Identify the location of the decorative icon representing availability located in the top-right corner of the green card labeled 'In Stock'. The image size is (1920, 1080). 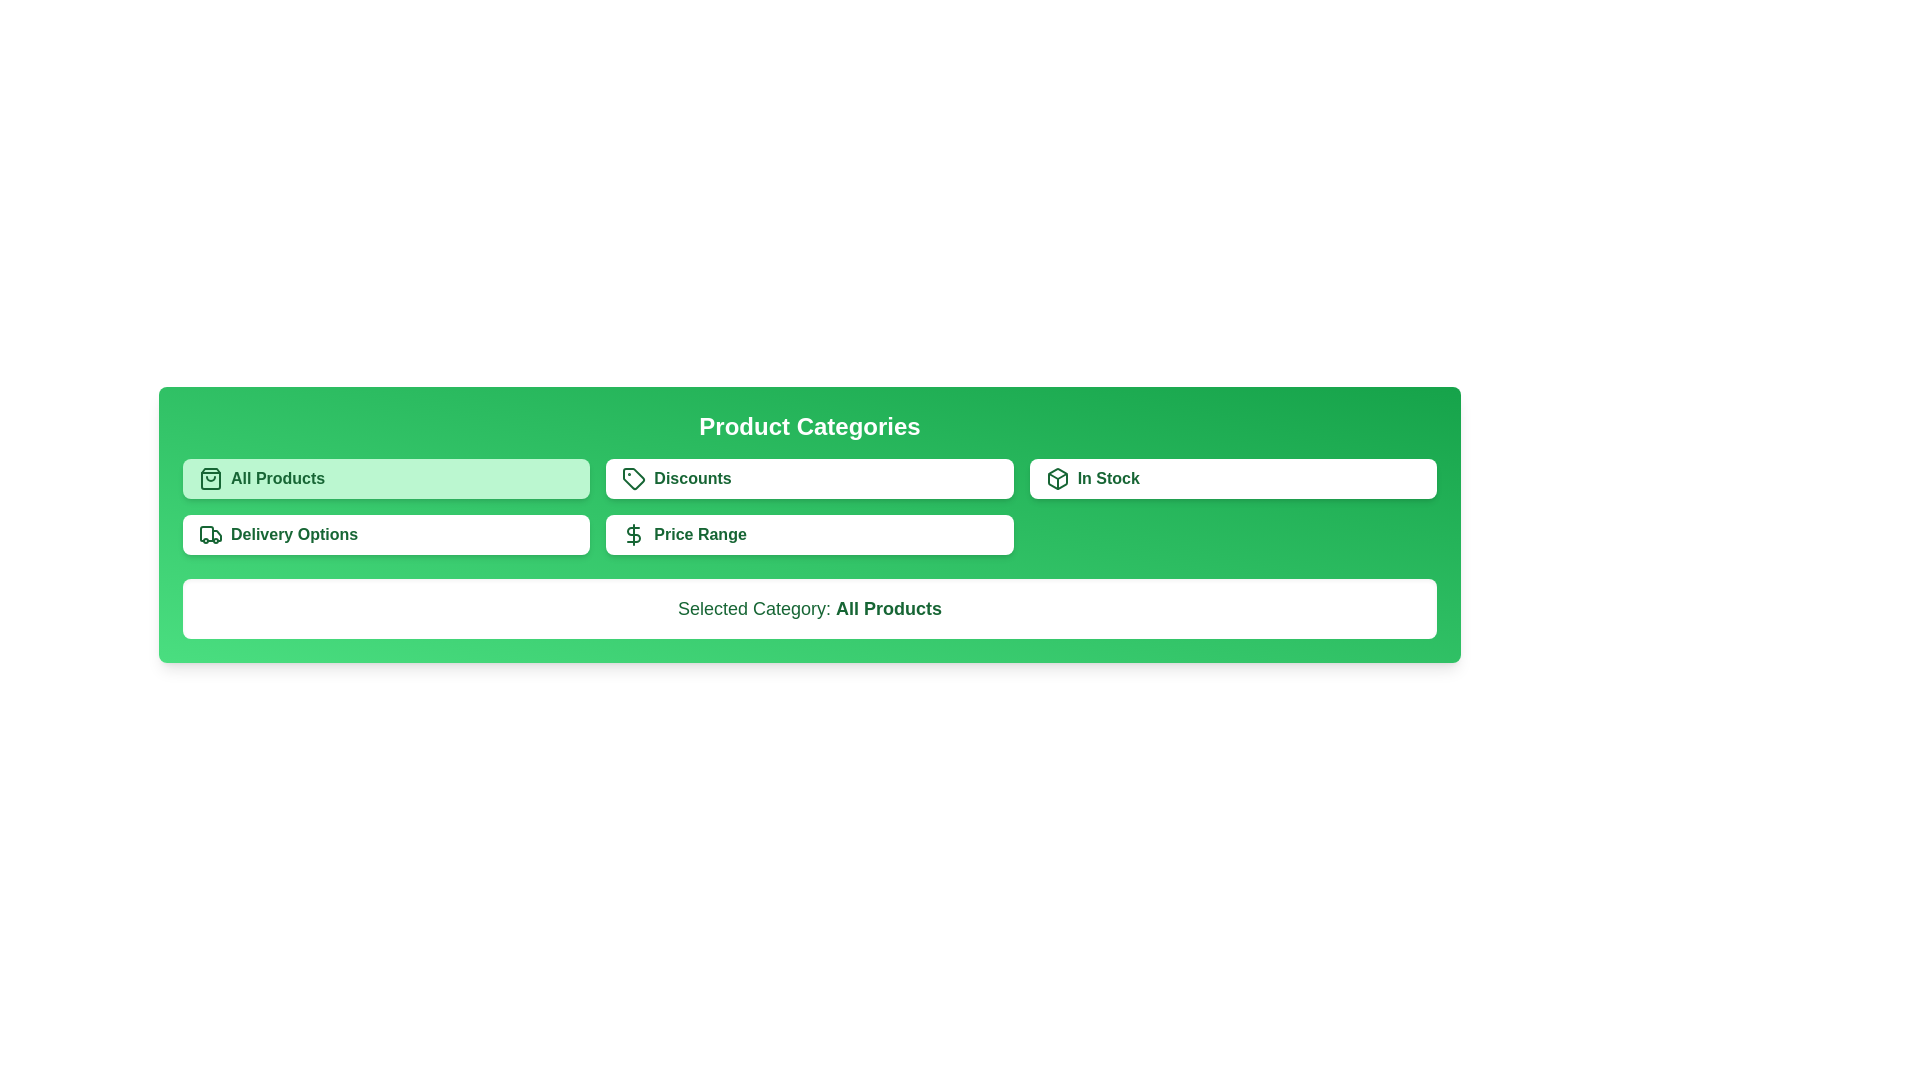
(1056, 478).